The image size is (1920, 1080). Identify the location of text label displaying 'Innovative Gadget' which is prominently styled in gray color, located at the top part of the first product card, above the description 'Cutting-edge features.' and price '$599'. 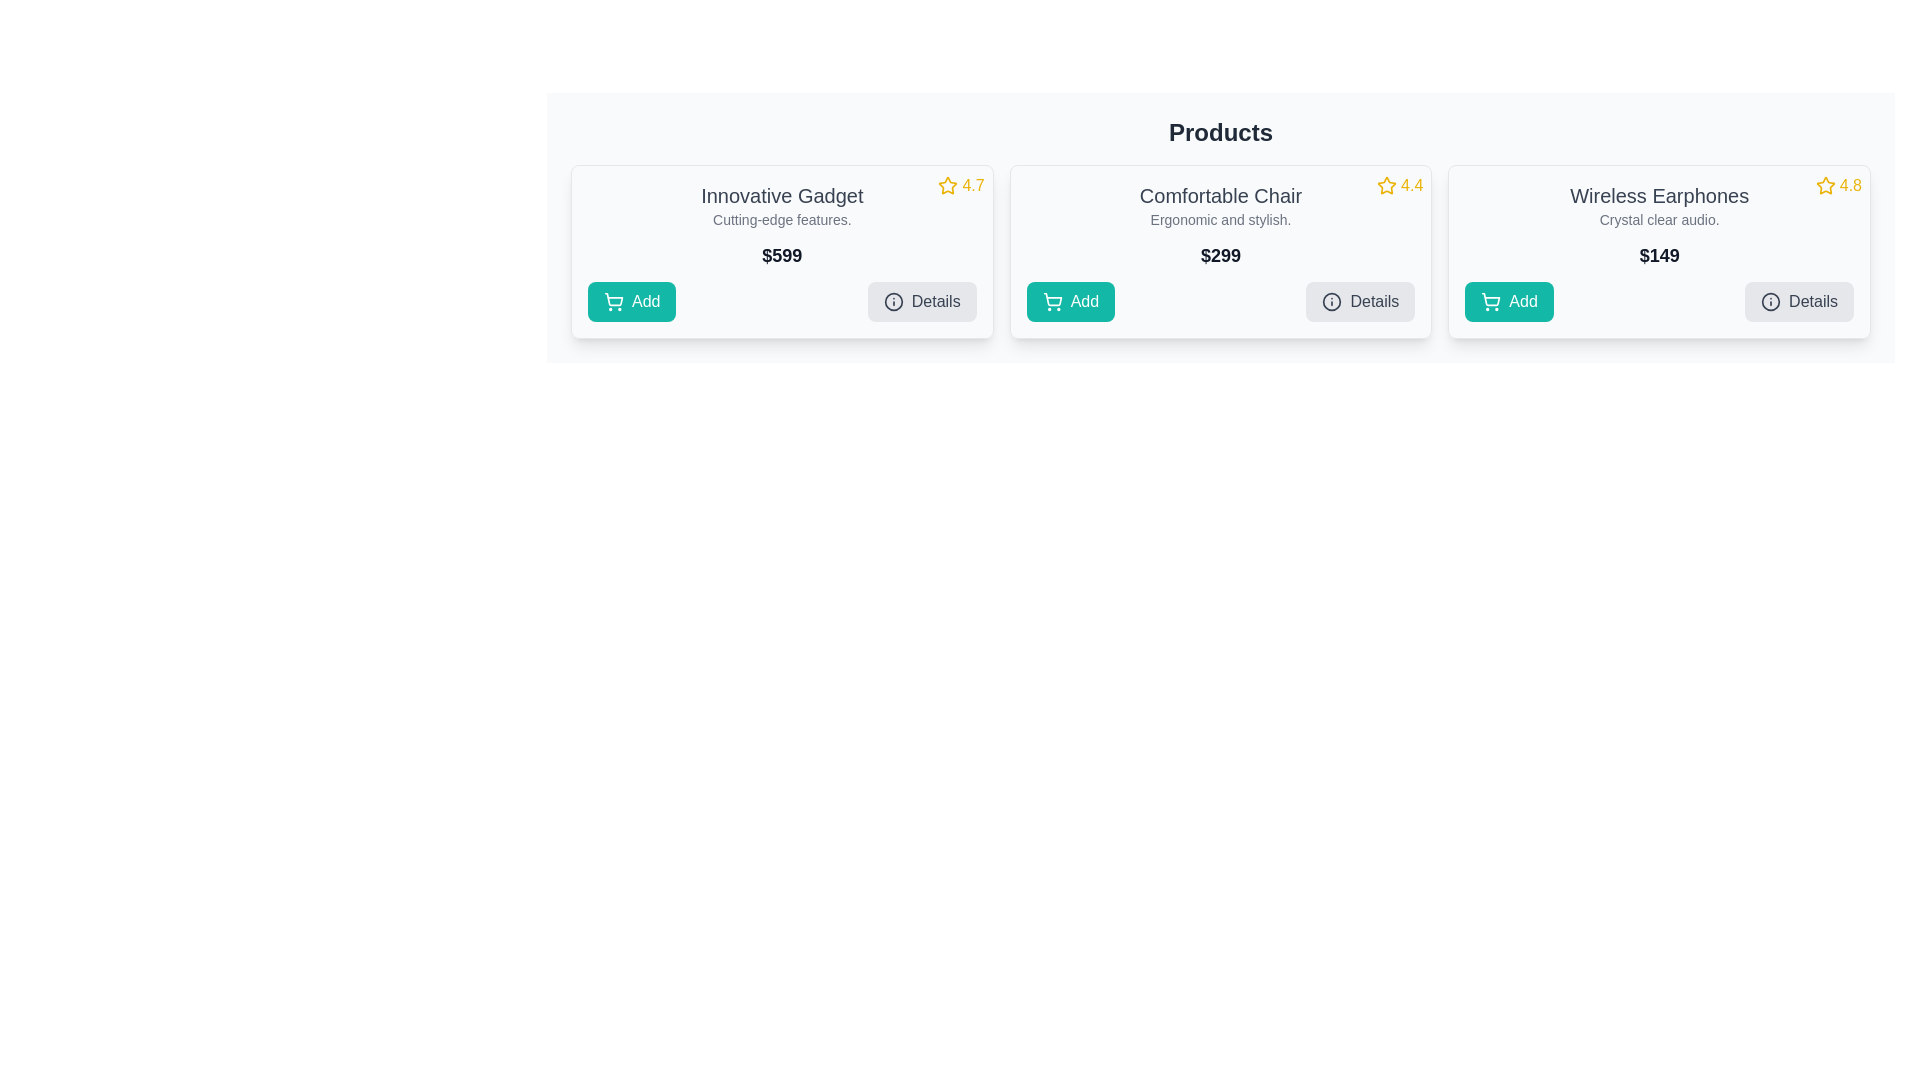
(781, 196).